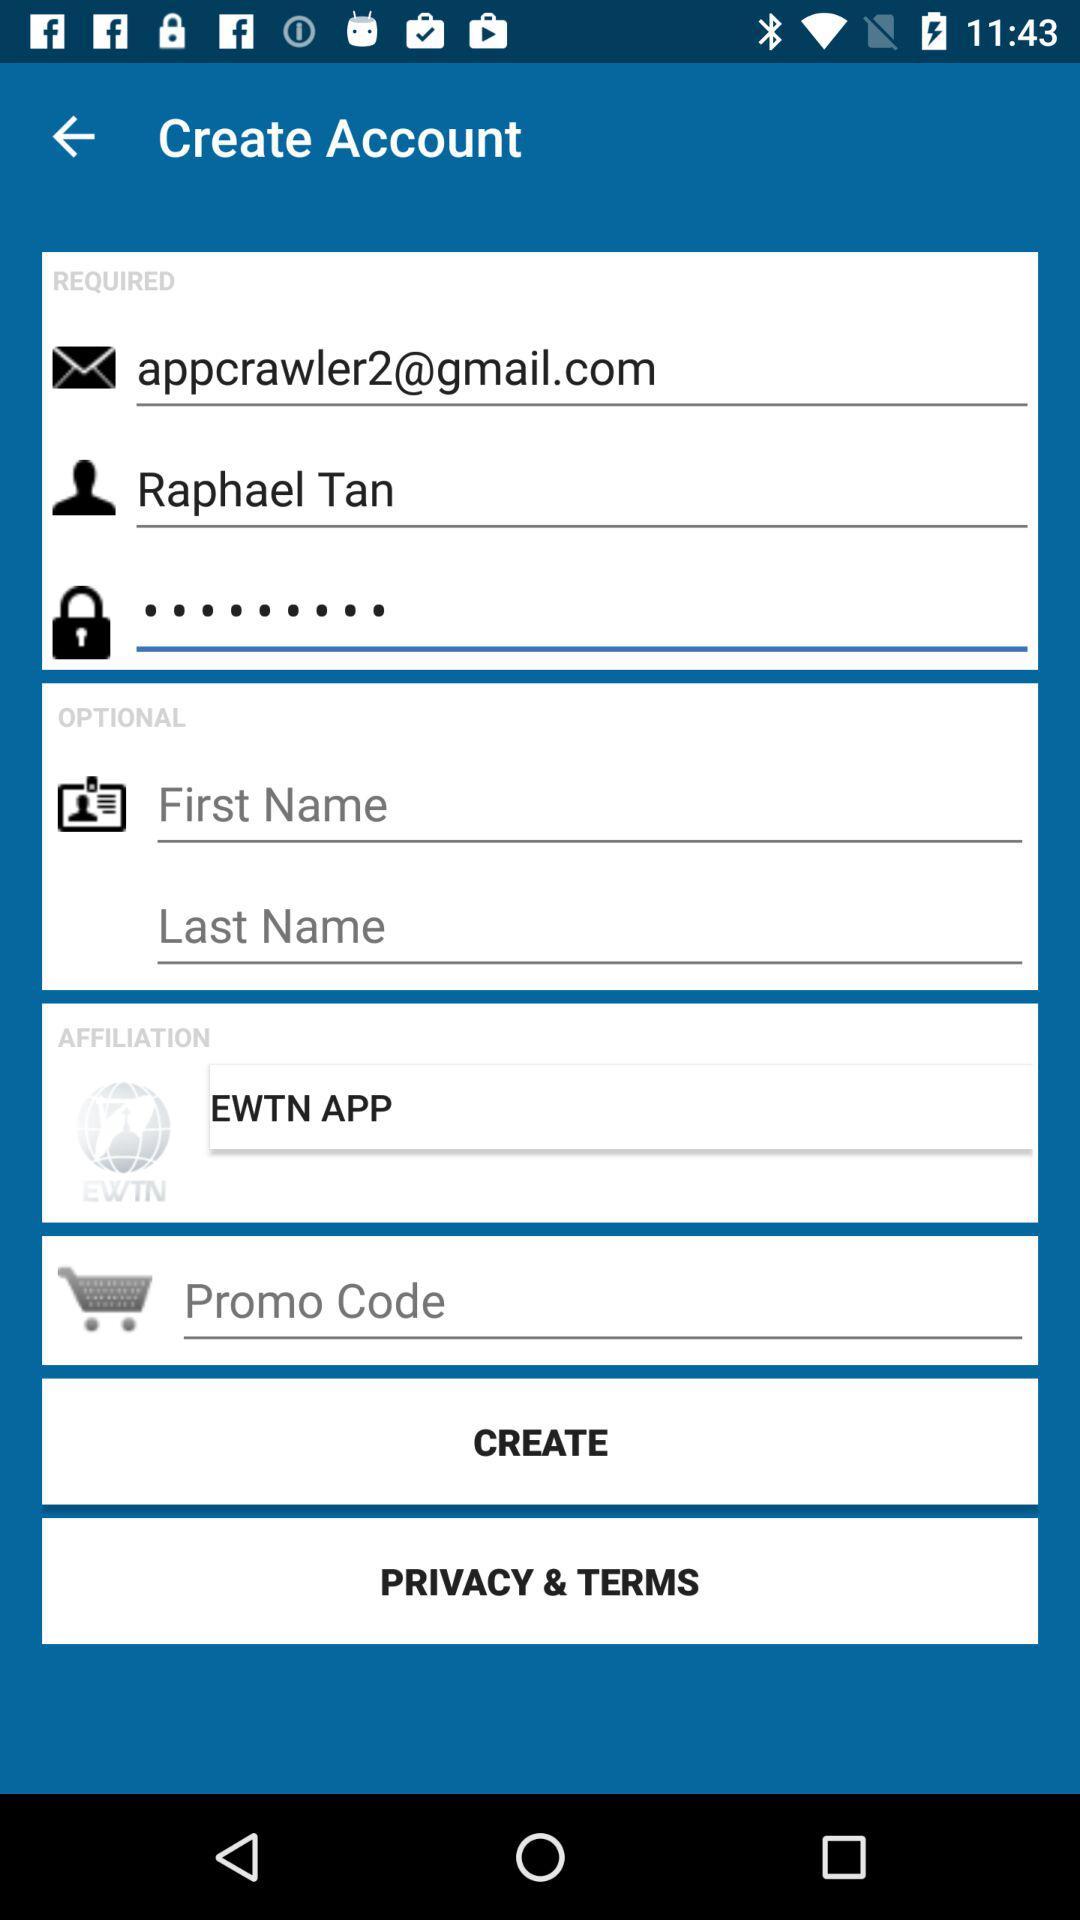 Image resolution: width=1080 pixels, height=1920 pixels. What do you see at coordinates (72, 135) in the screenshot?
I see `the item above the required icon` at bounding box center [72, 135].